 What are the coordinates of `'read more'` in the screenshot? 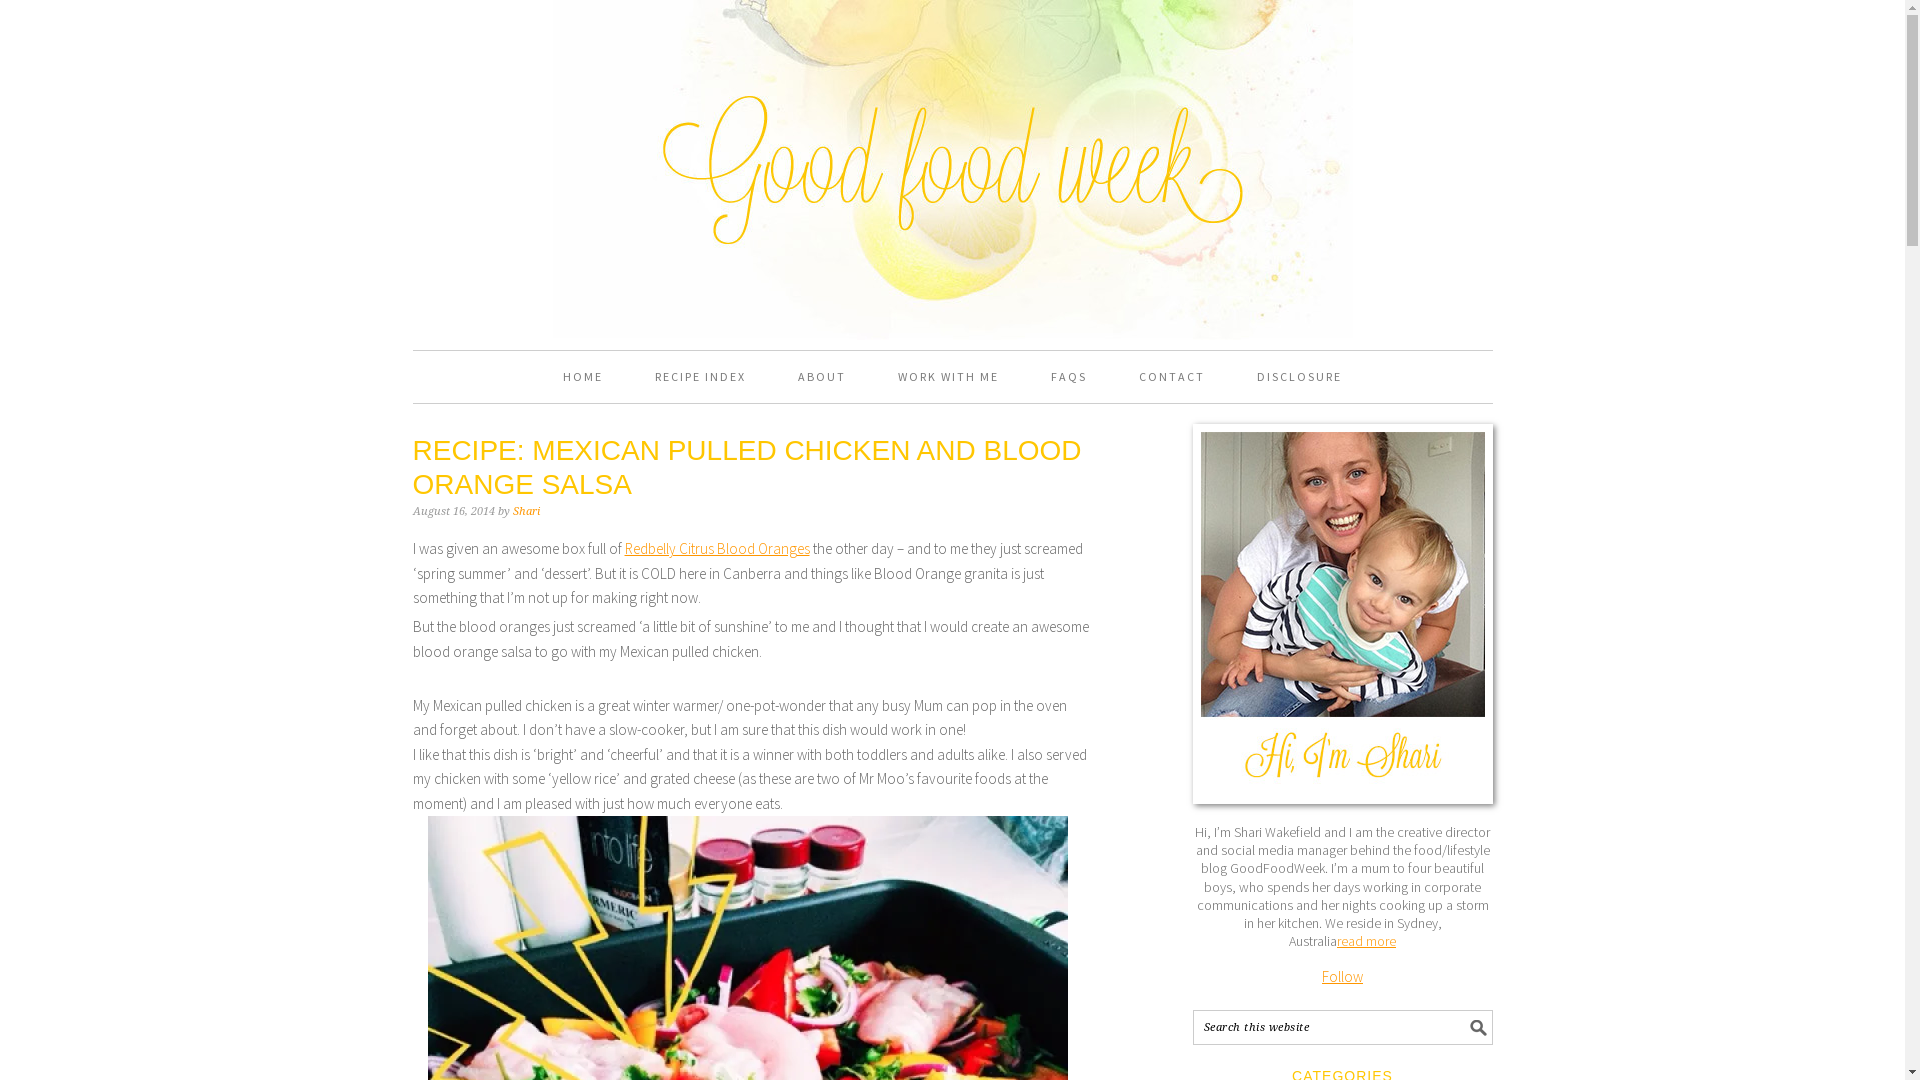 It's located at (1365, 941).